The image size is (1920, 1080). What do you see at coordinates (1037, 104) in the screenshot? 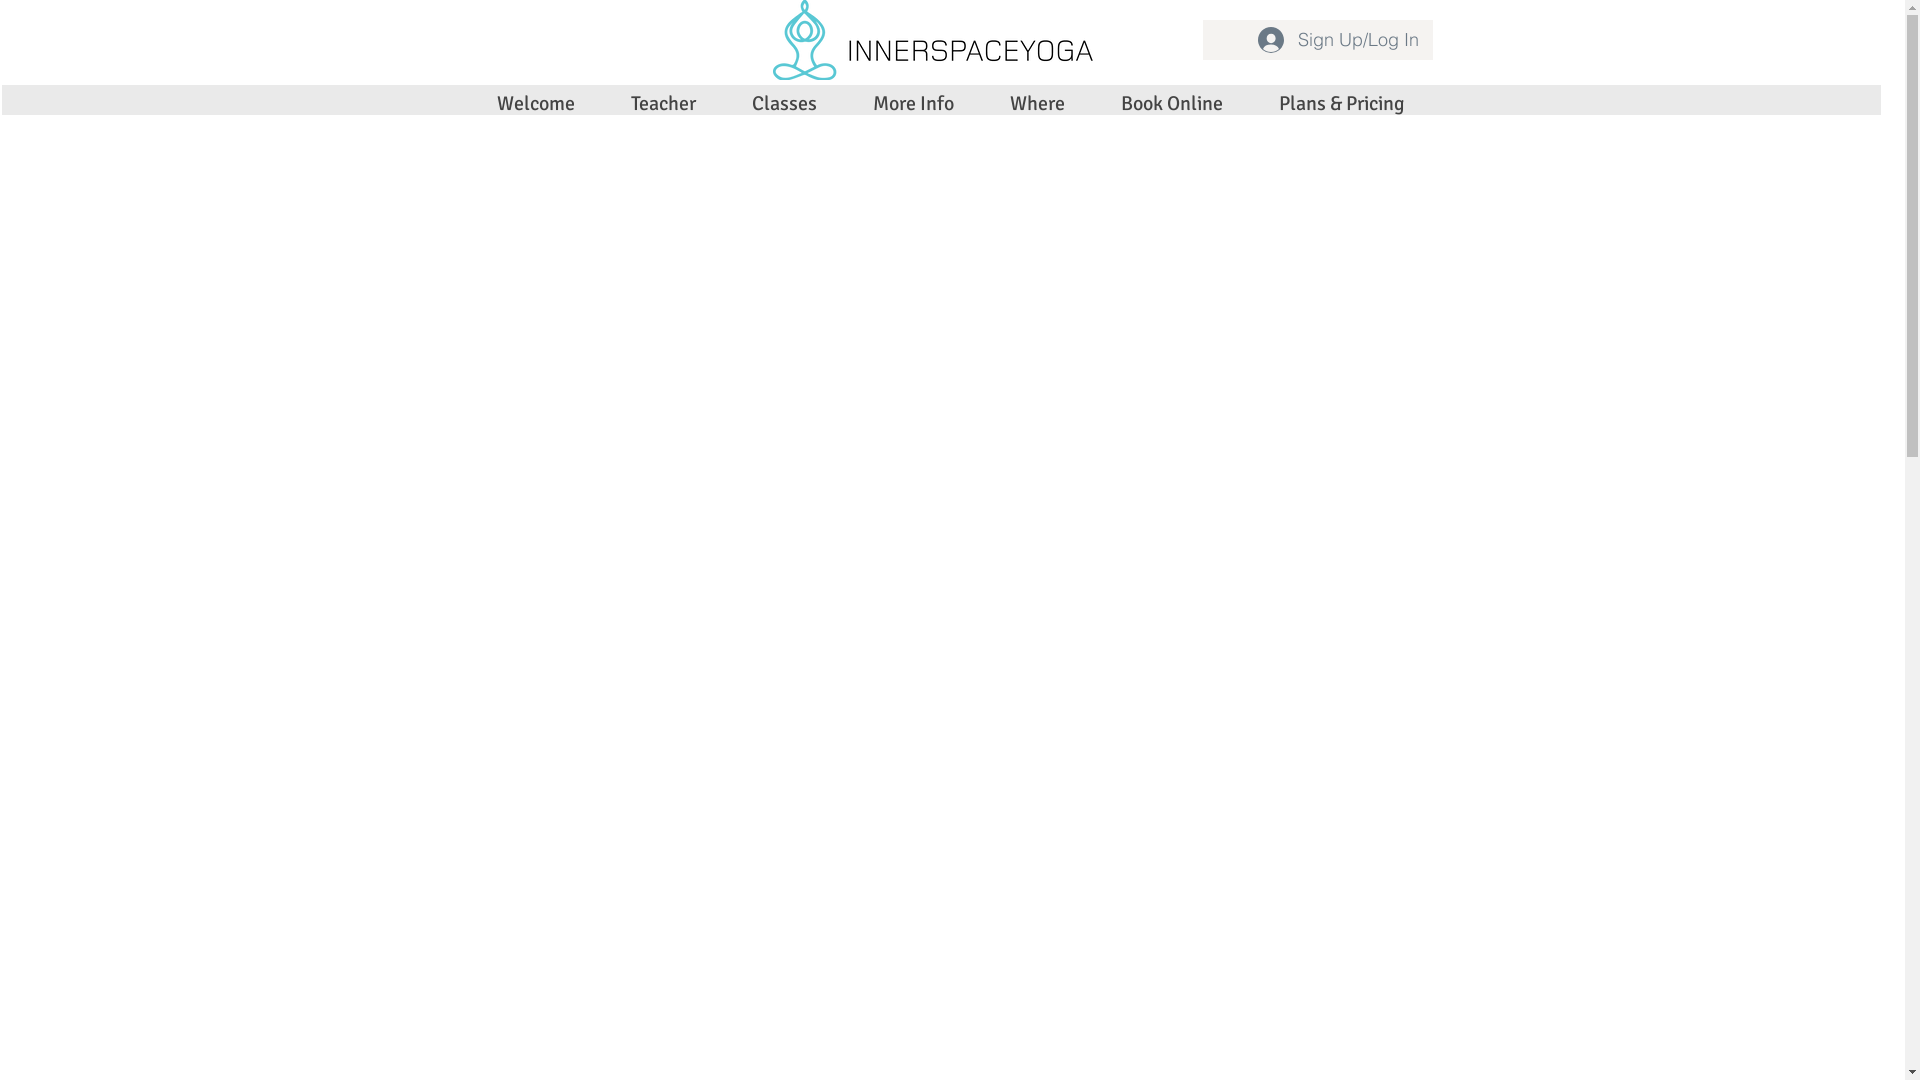
I see `'Where'` at bounding box center [1037, 104].